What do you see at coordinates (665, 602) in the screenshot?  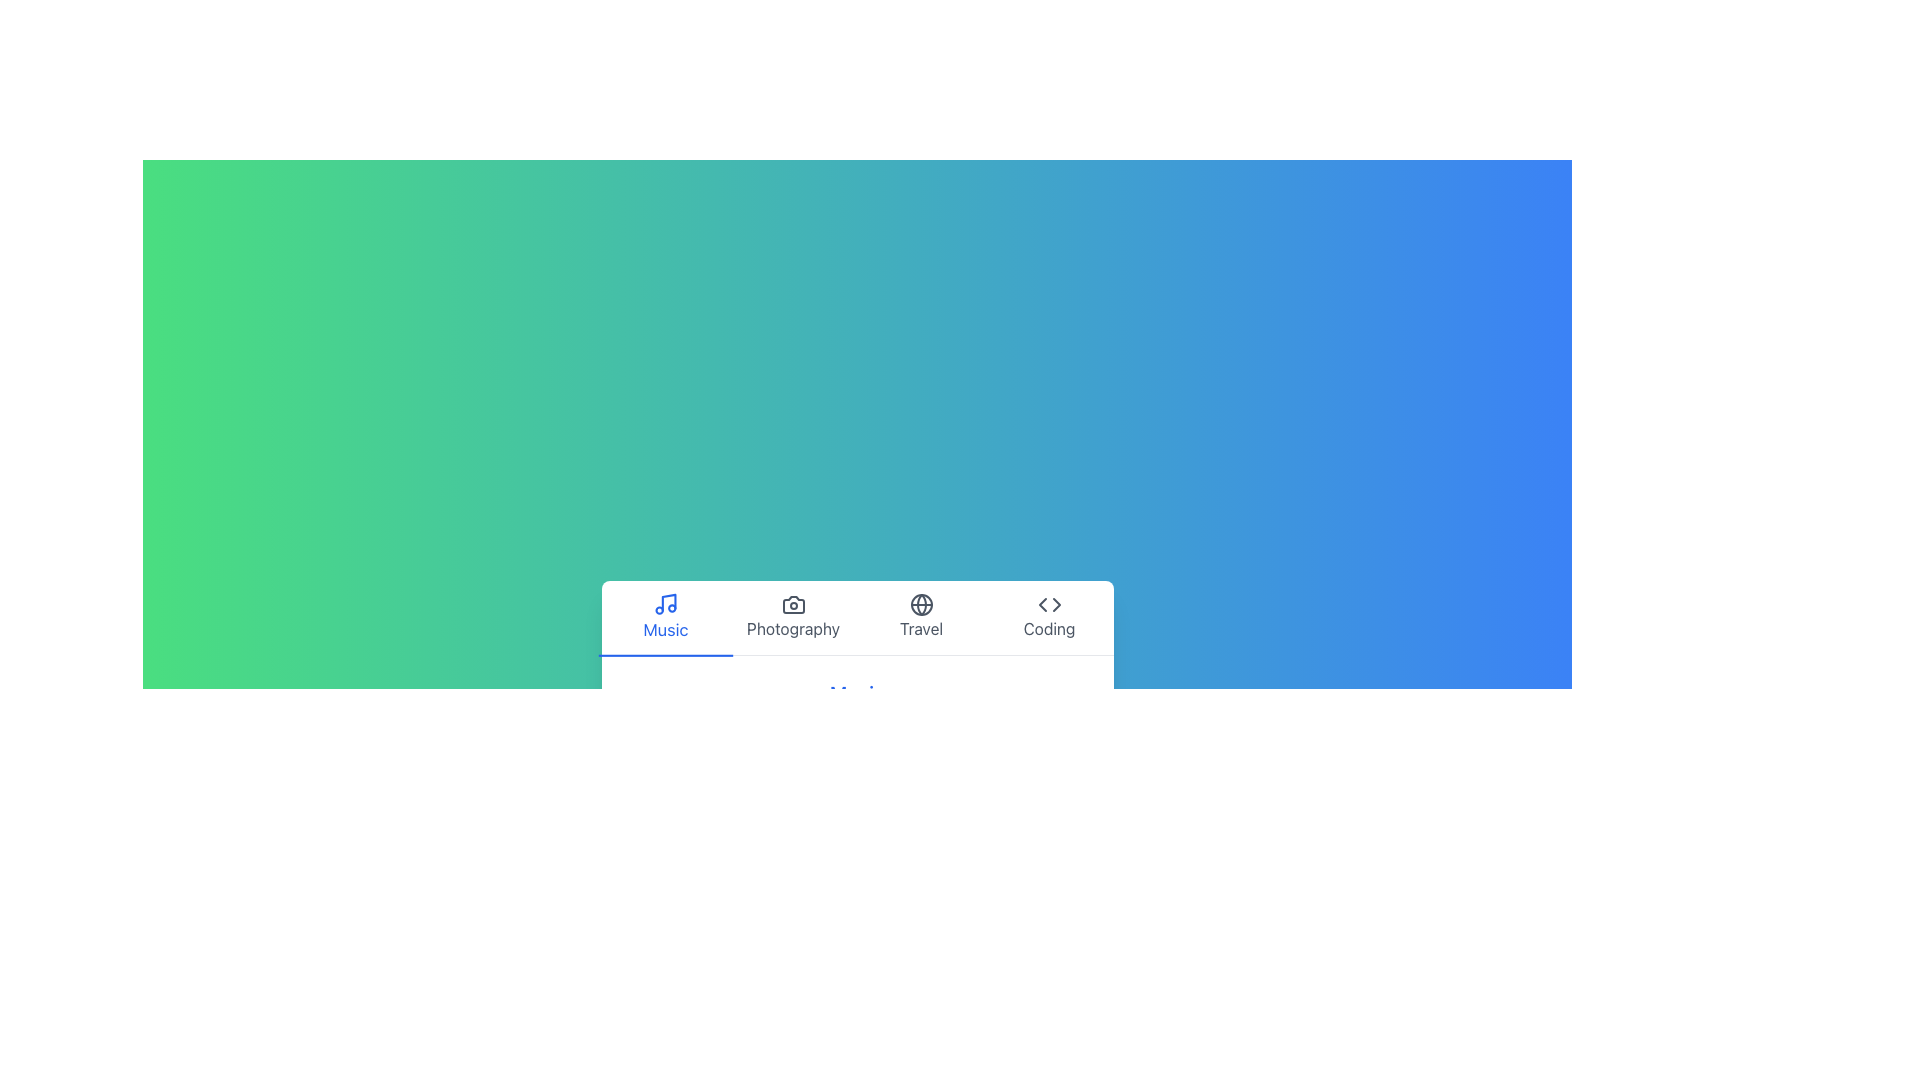 I see `the musical note icon within the 'Music' button` at bounding box center [665, 602].